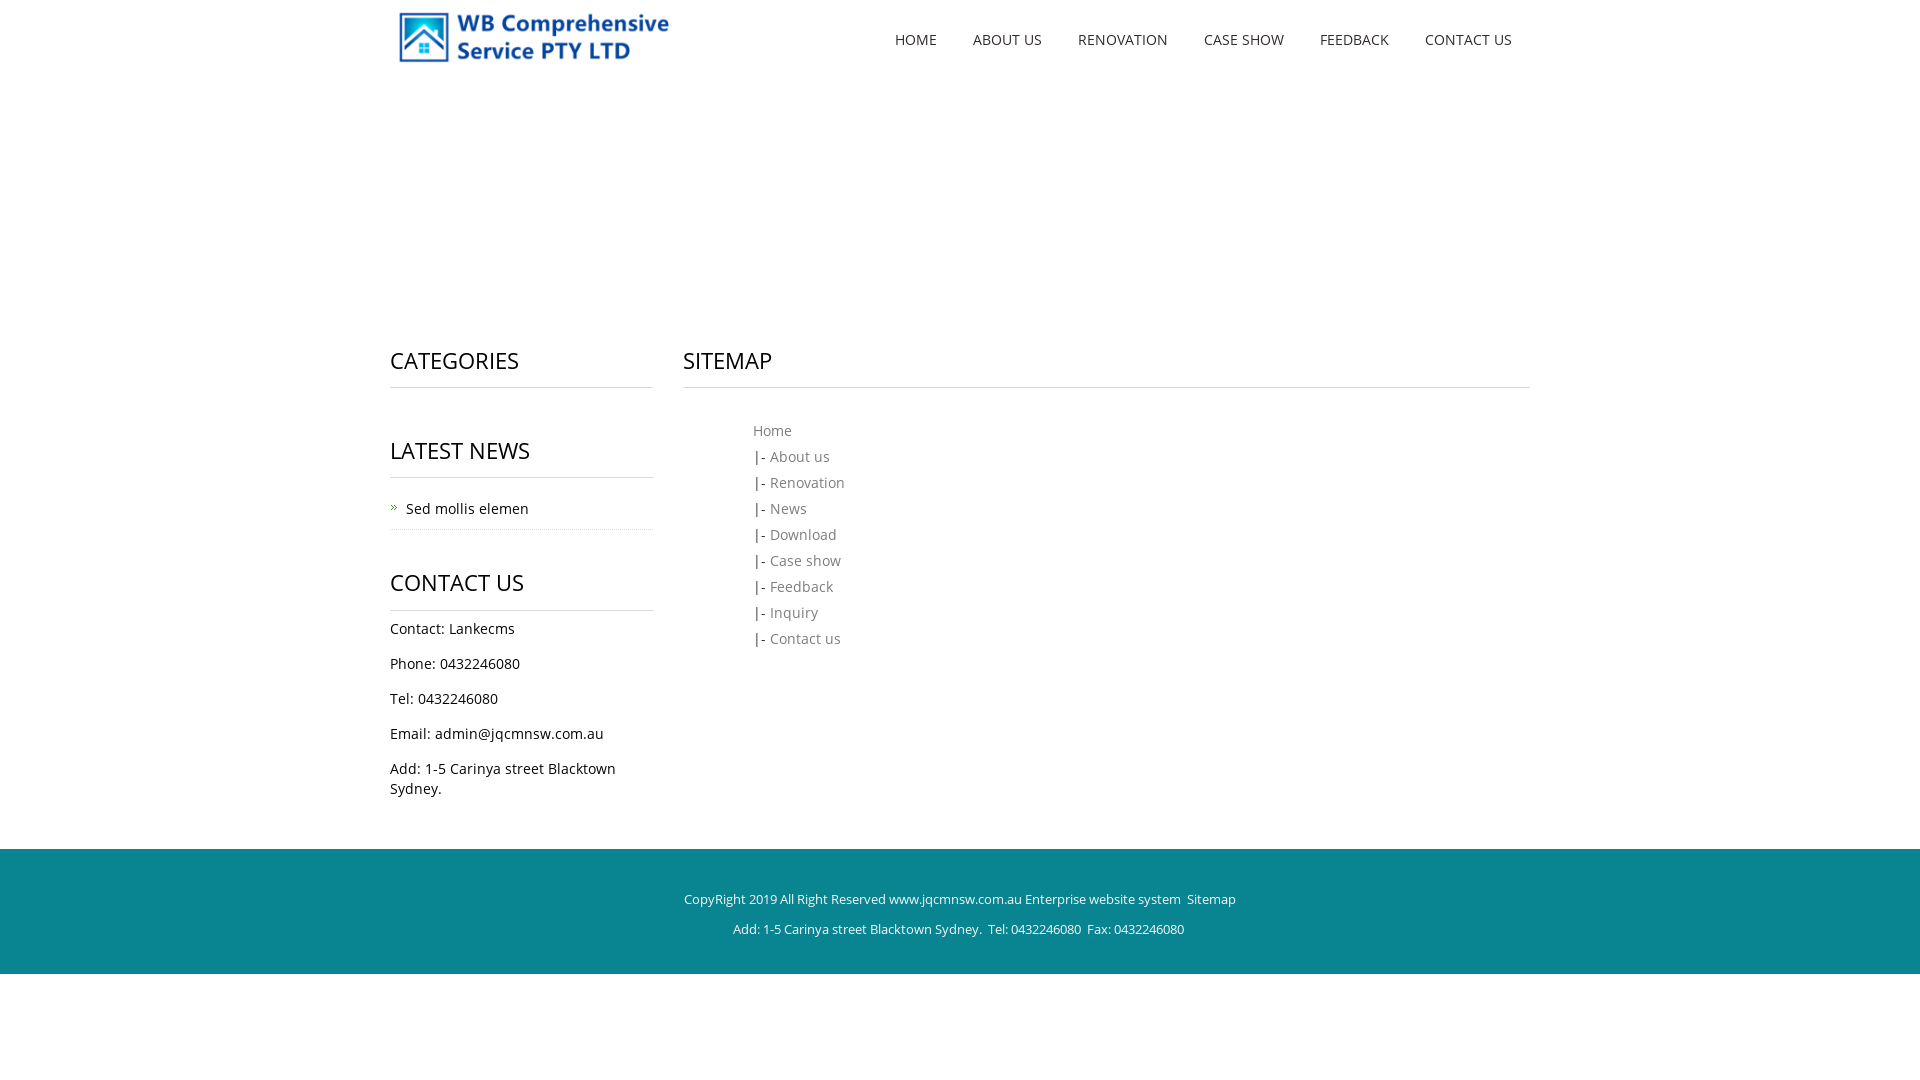 The height and width of the screenshot is (1080, 1920). Describe the element at coordinates (1210, 897) in the screenshot. I see `'Sitemap'` at that location.